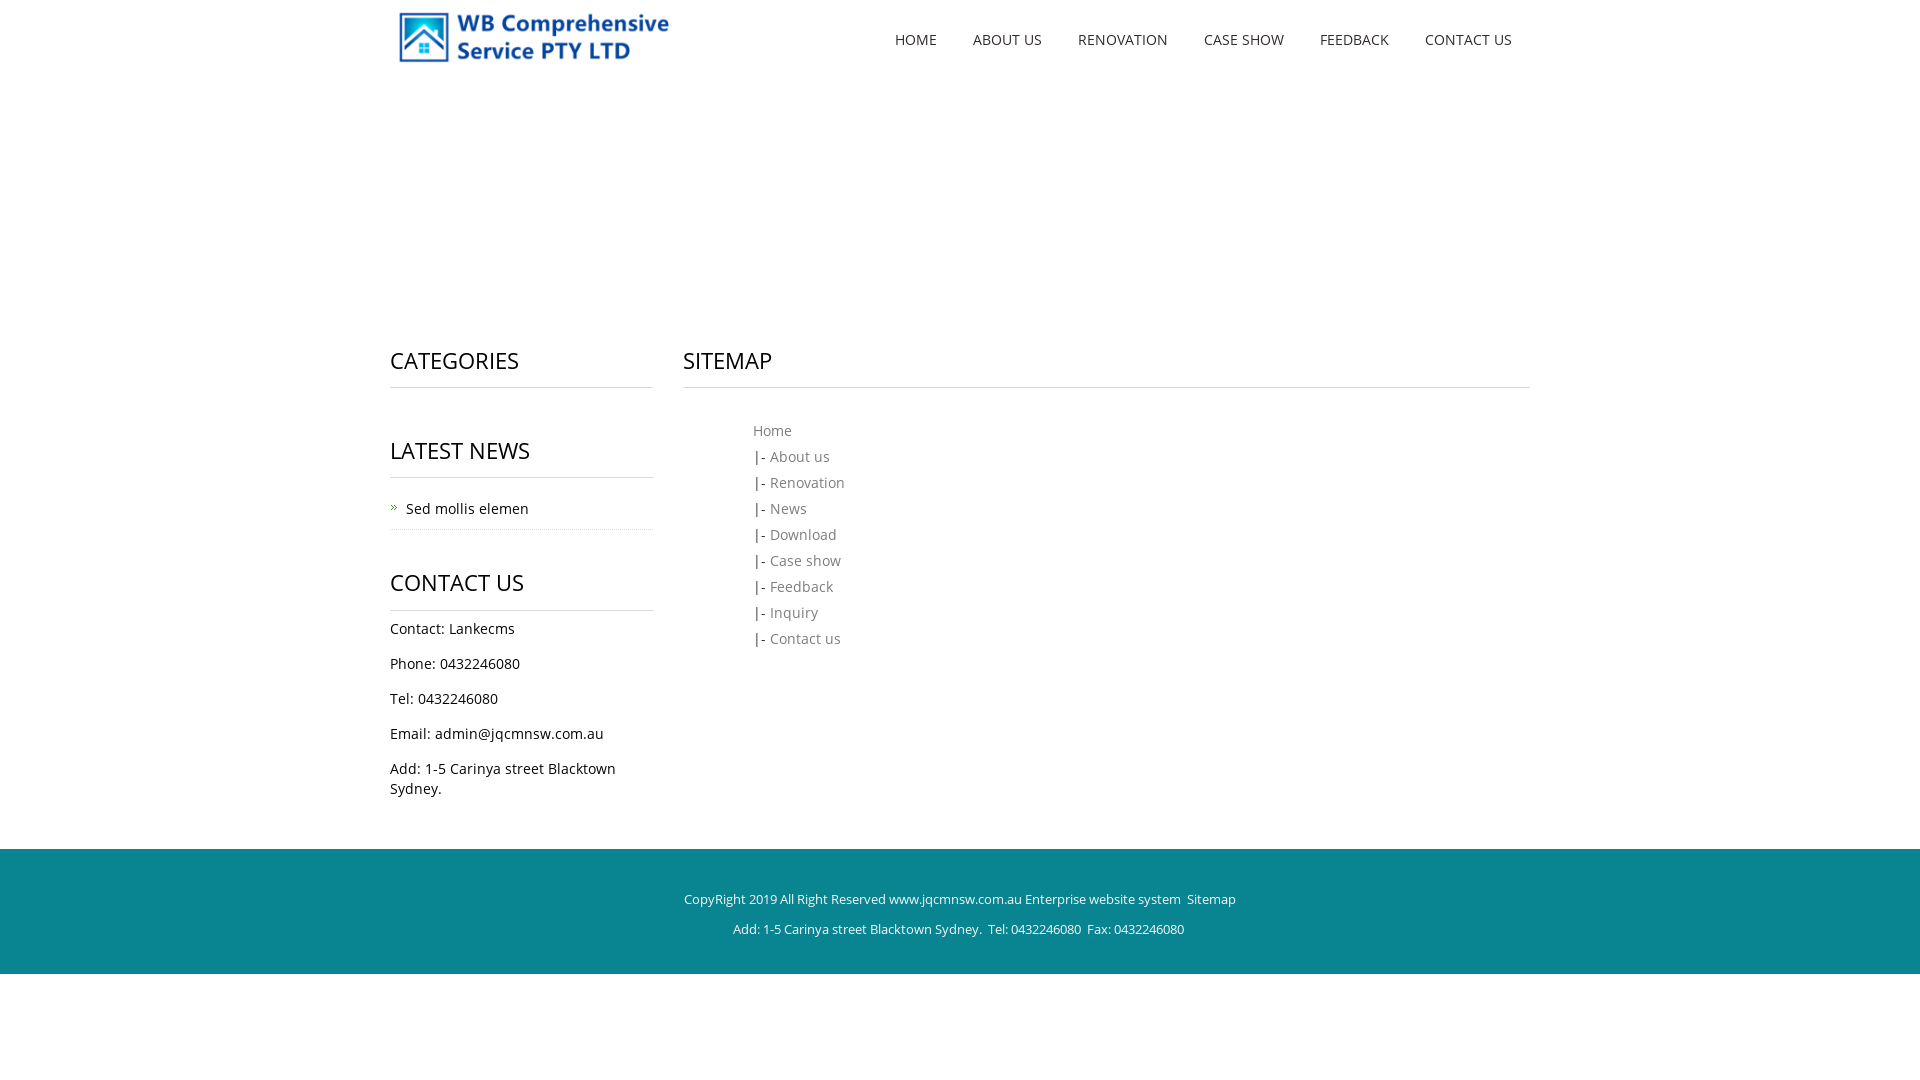 The height and width of the screenshot is (1080, 1920). Describe the element at coordinates (1210, 897) in the screenshot. I see `'Sitemap'` at that location.